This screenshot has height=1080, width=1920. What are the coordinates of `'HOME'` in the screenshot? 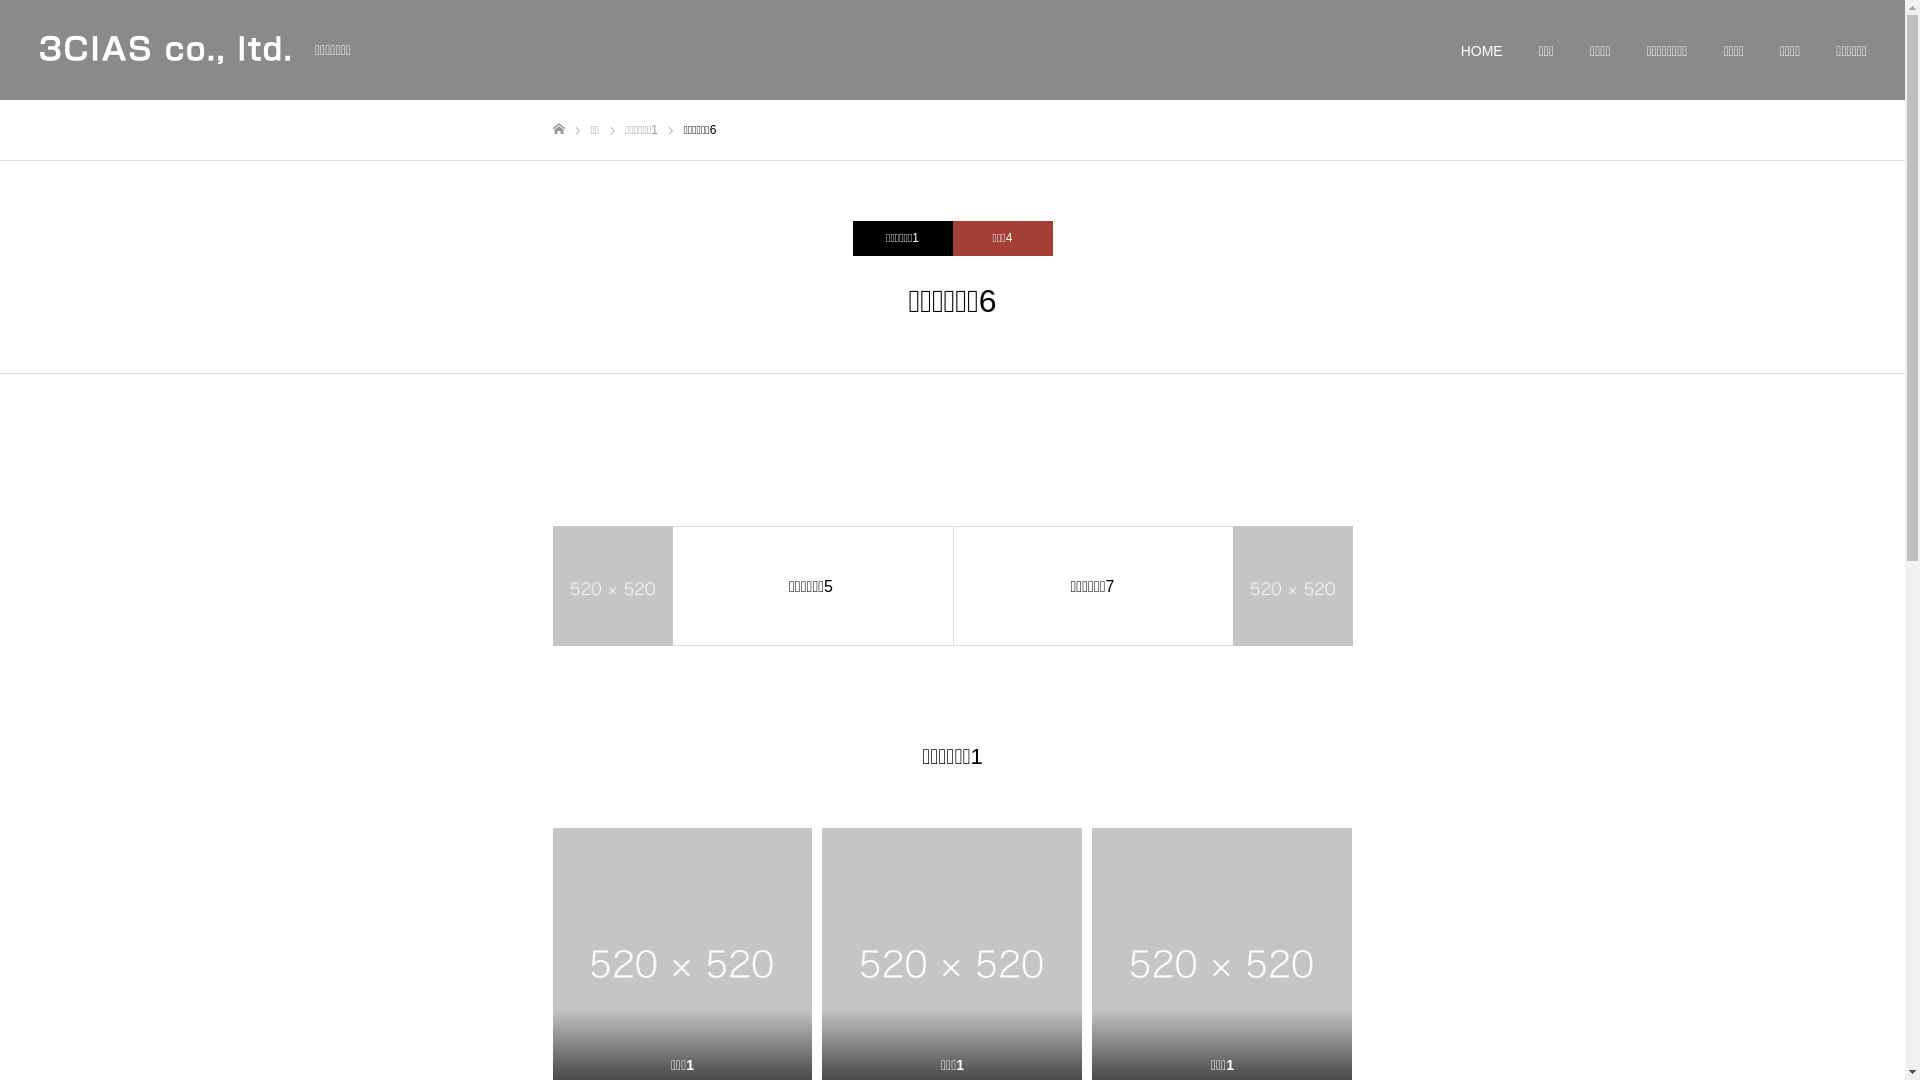 It's located at (1482, 49).